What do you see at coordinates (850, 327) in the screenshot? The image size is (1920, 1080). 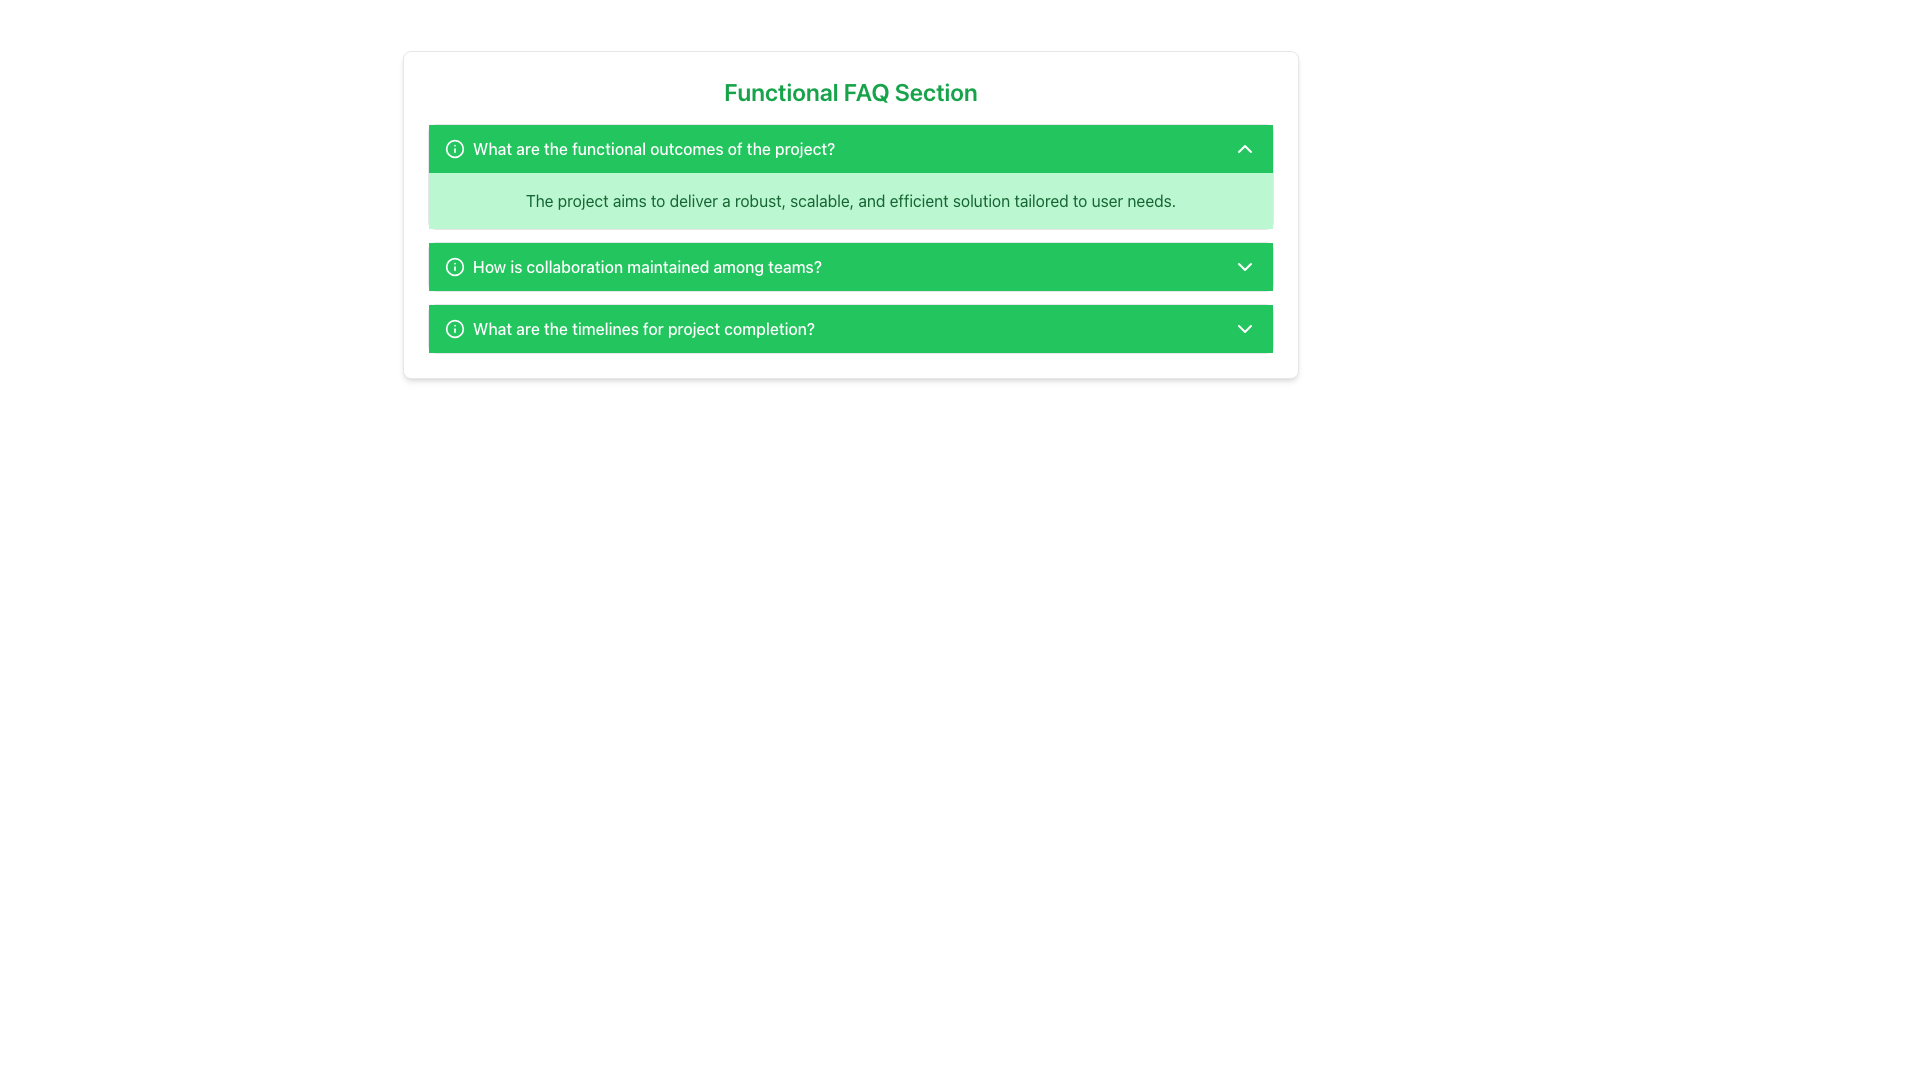 I see `the third Toggle button` at bounding box center [850, 327].